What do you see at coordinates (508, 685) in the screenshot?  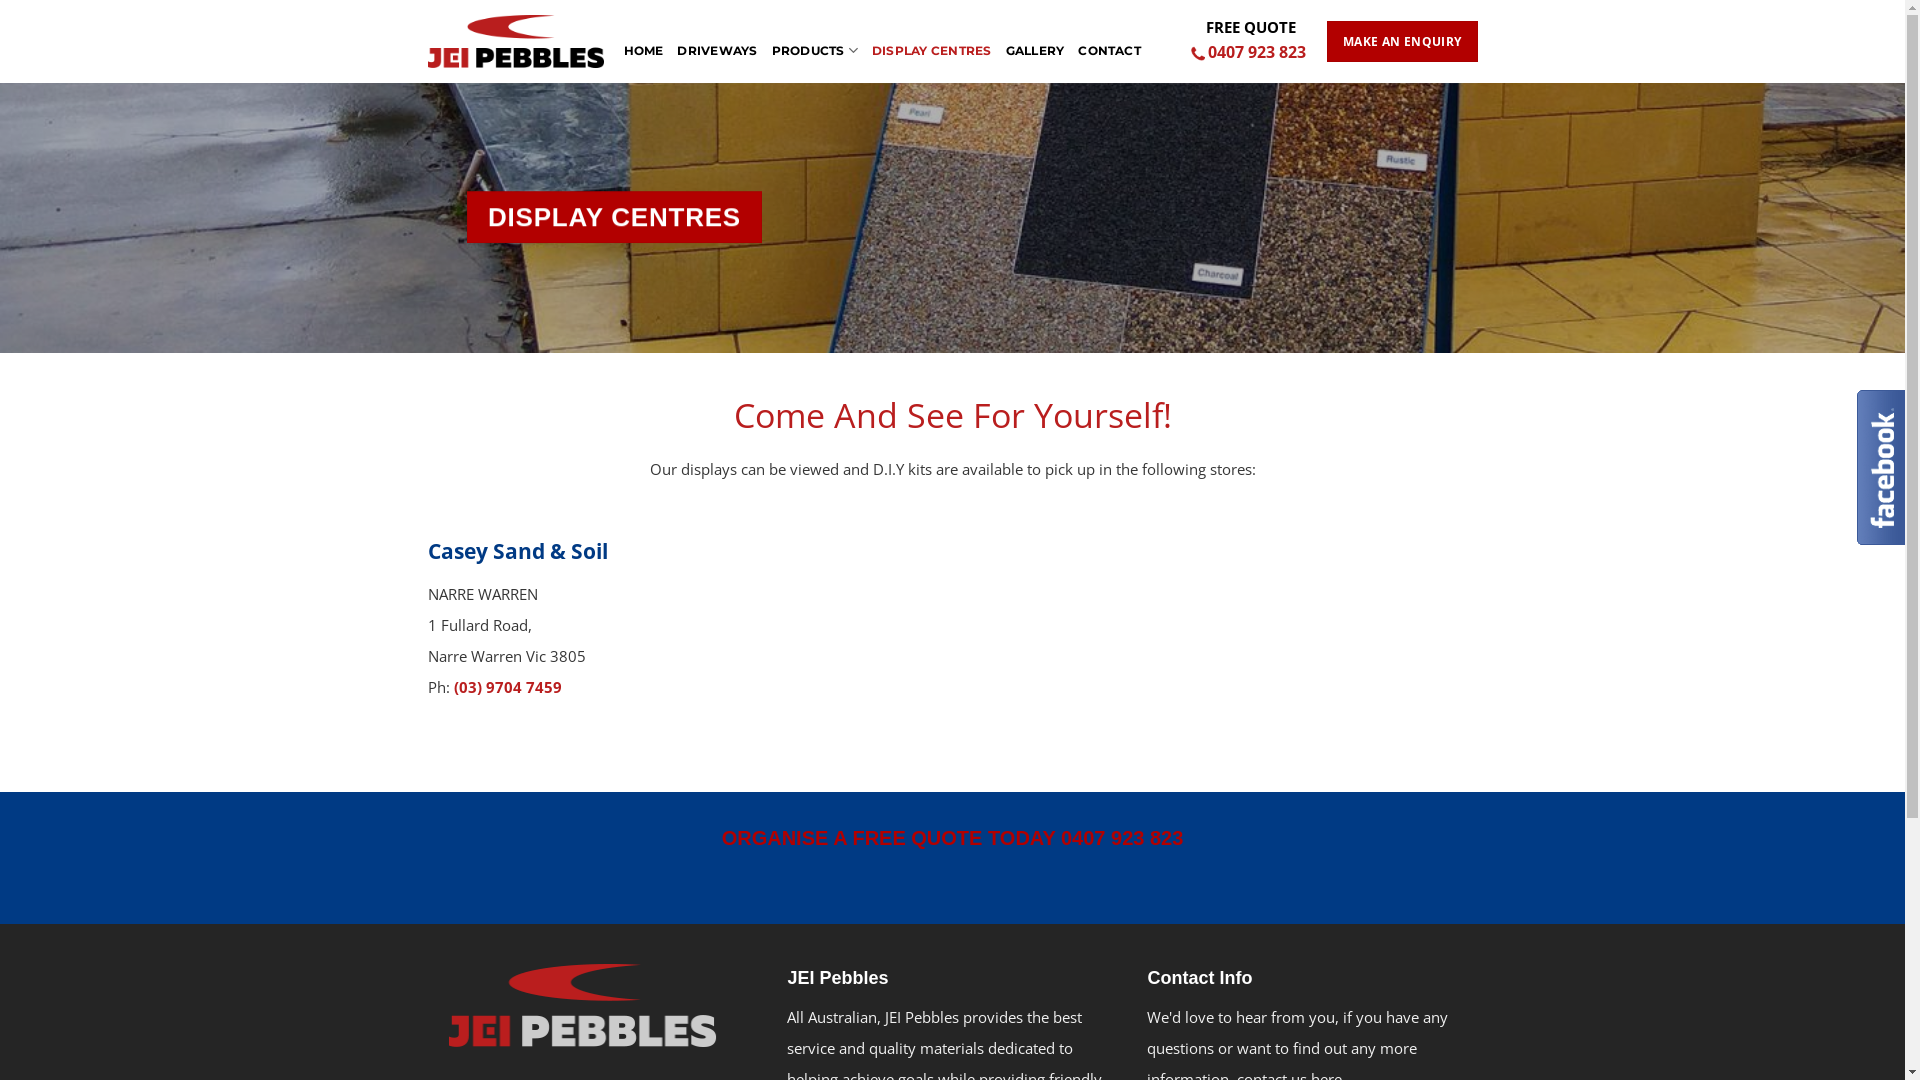 I see `'(03) 9704 7459'` at bounding box center [508, 685].